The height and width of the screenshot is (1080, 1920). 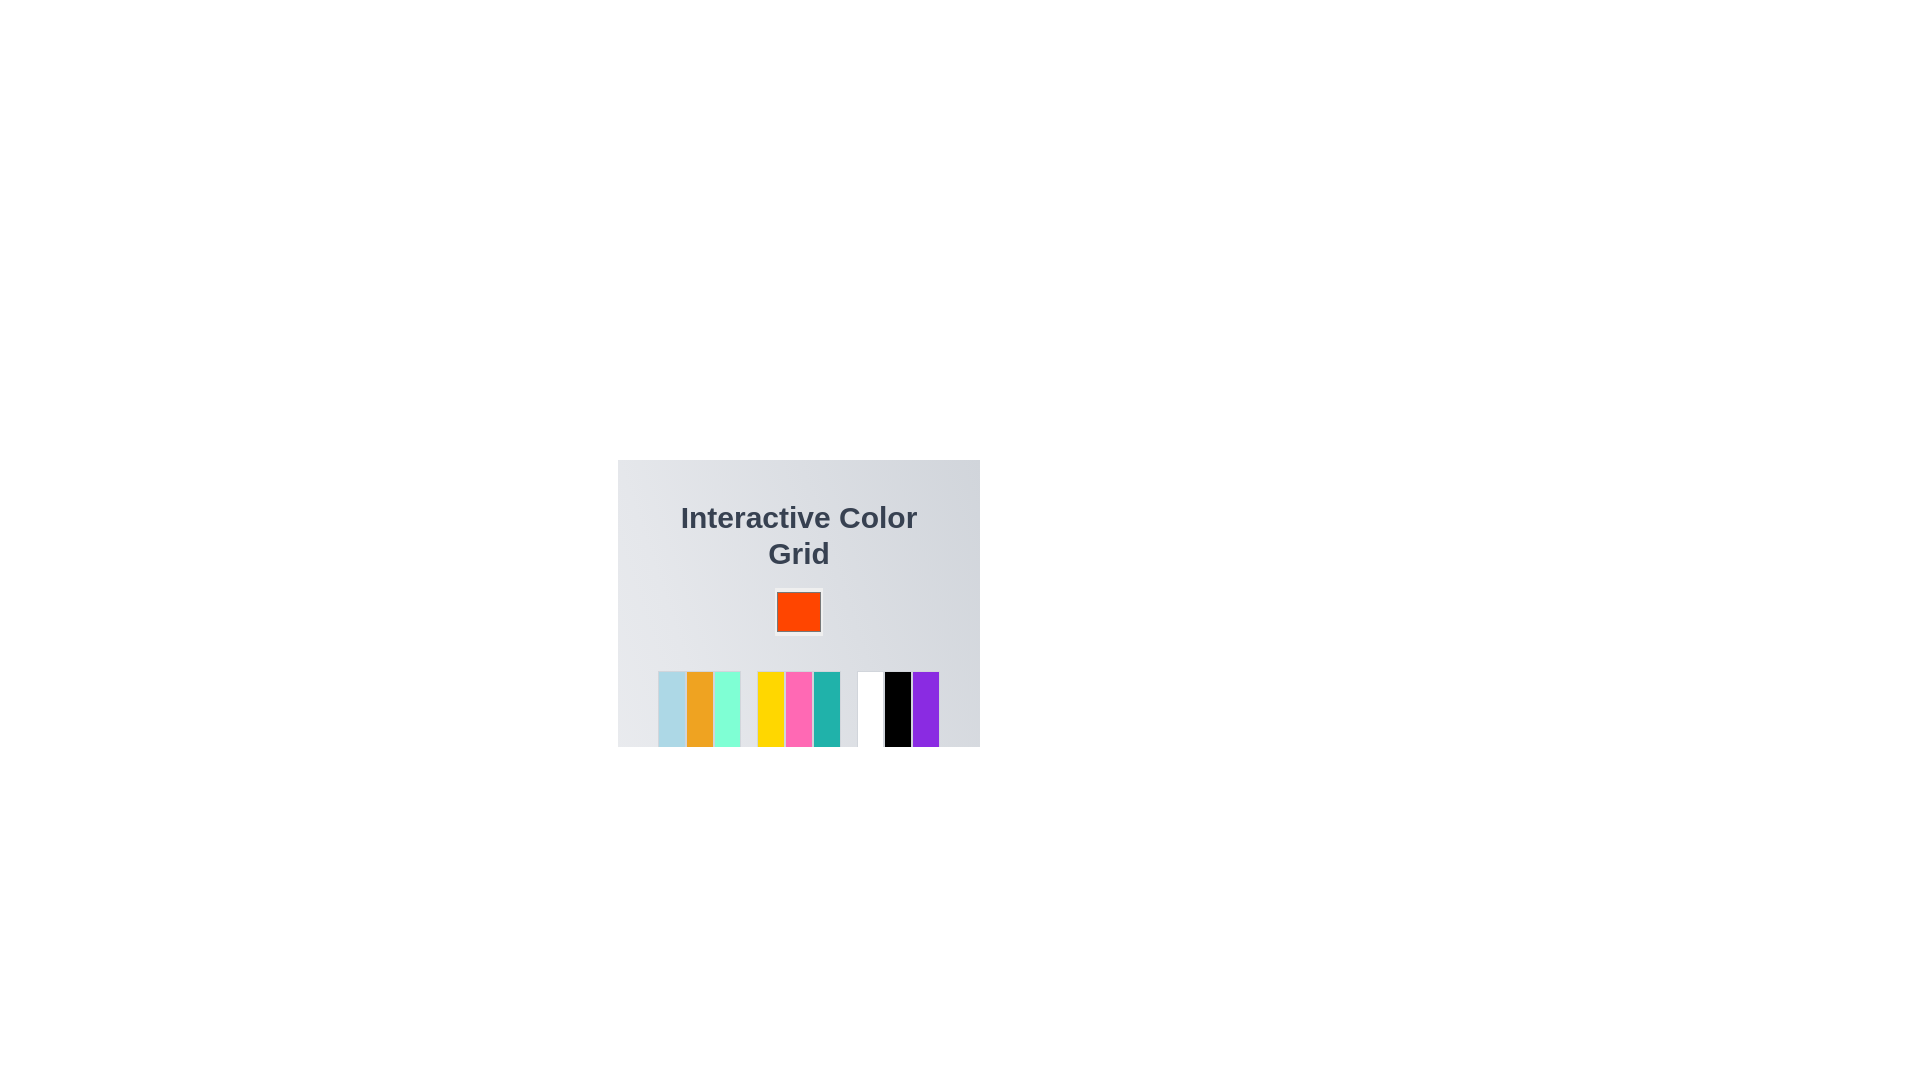 What do you see at coordinates (826, 709) in the screenshot?
I see `the third interactive tile in the color grid, located between a pink square and a black square` at bounding box center [826, 709].